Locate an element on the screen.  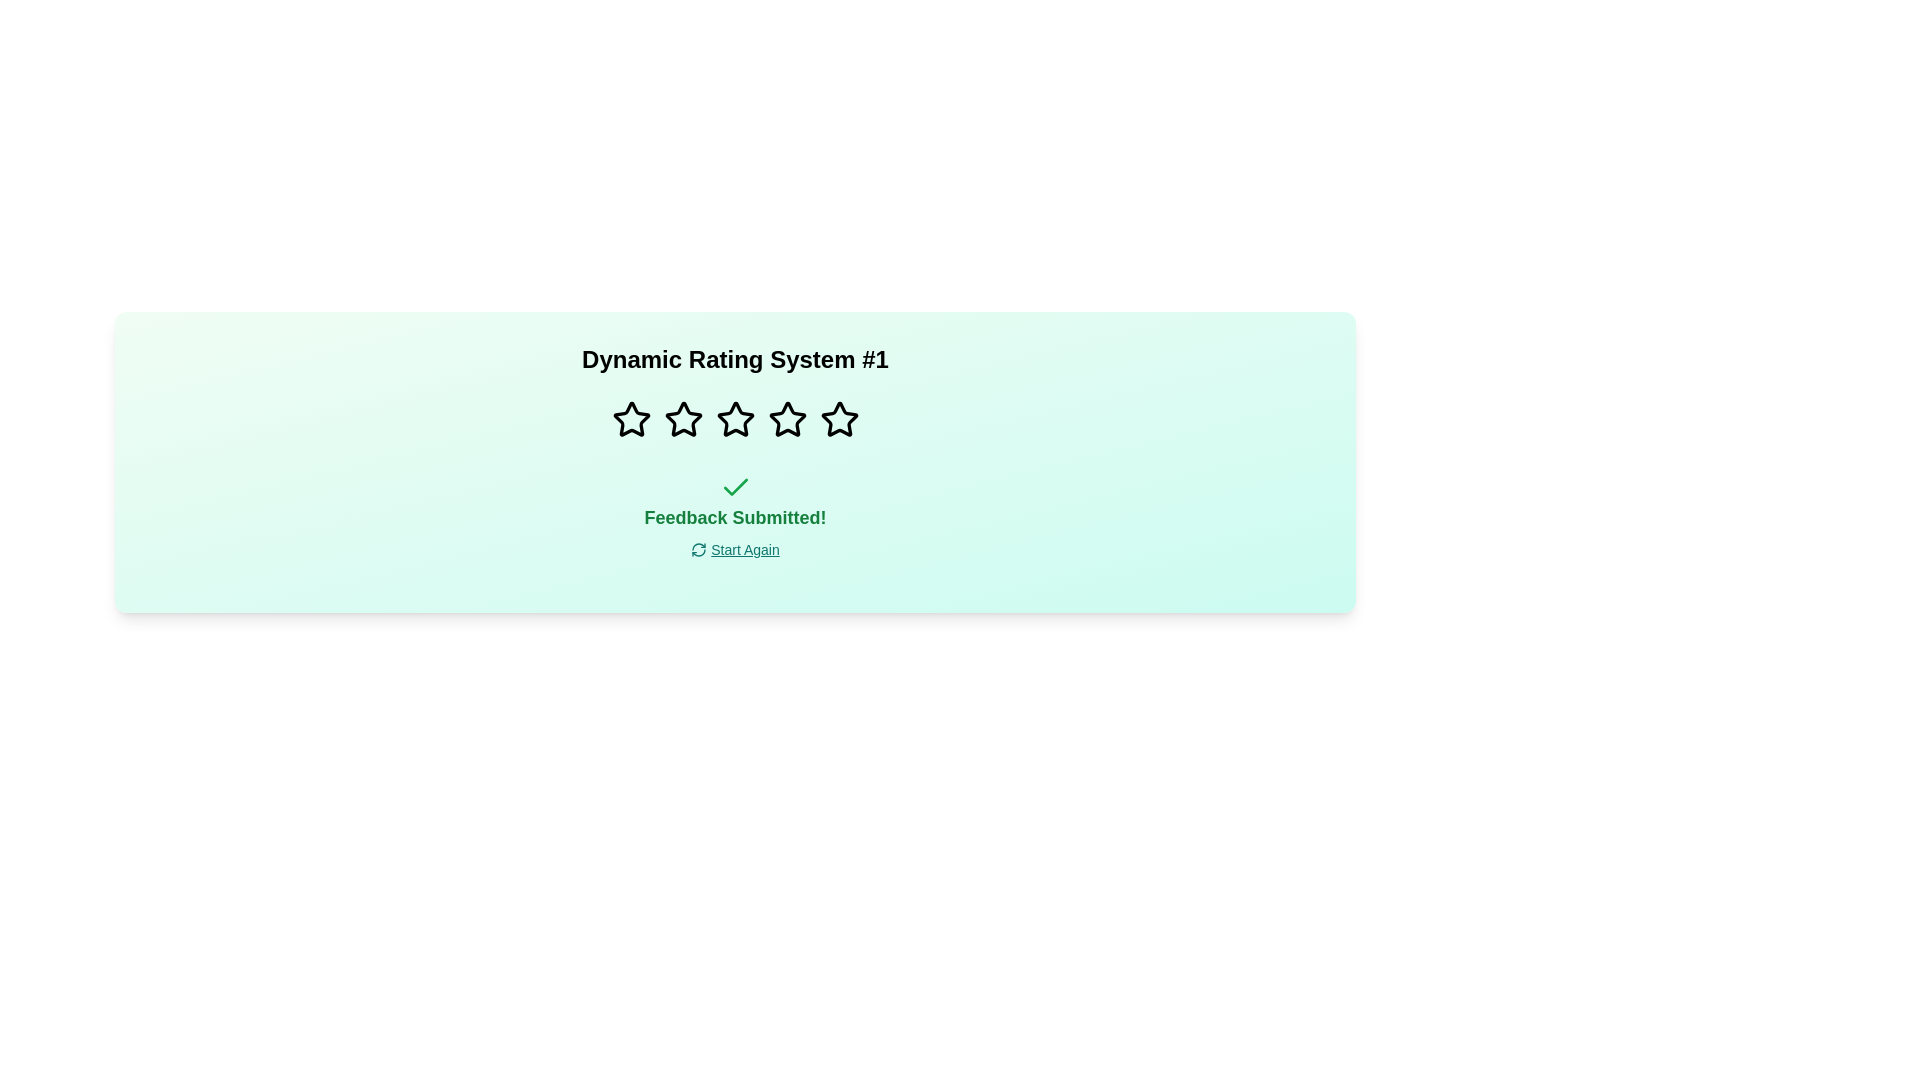
the fifth star icon in the dynamic rating system is located at coordinates (839, 419).